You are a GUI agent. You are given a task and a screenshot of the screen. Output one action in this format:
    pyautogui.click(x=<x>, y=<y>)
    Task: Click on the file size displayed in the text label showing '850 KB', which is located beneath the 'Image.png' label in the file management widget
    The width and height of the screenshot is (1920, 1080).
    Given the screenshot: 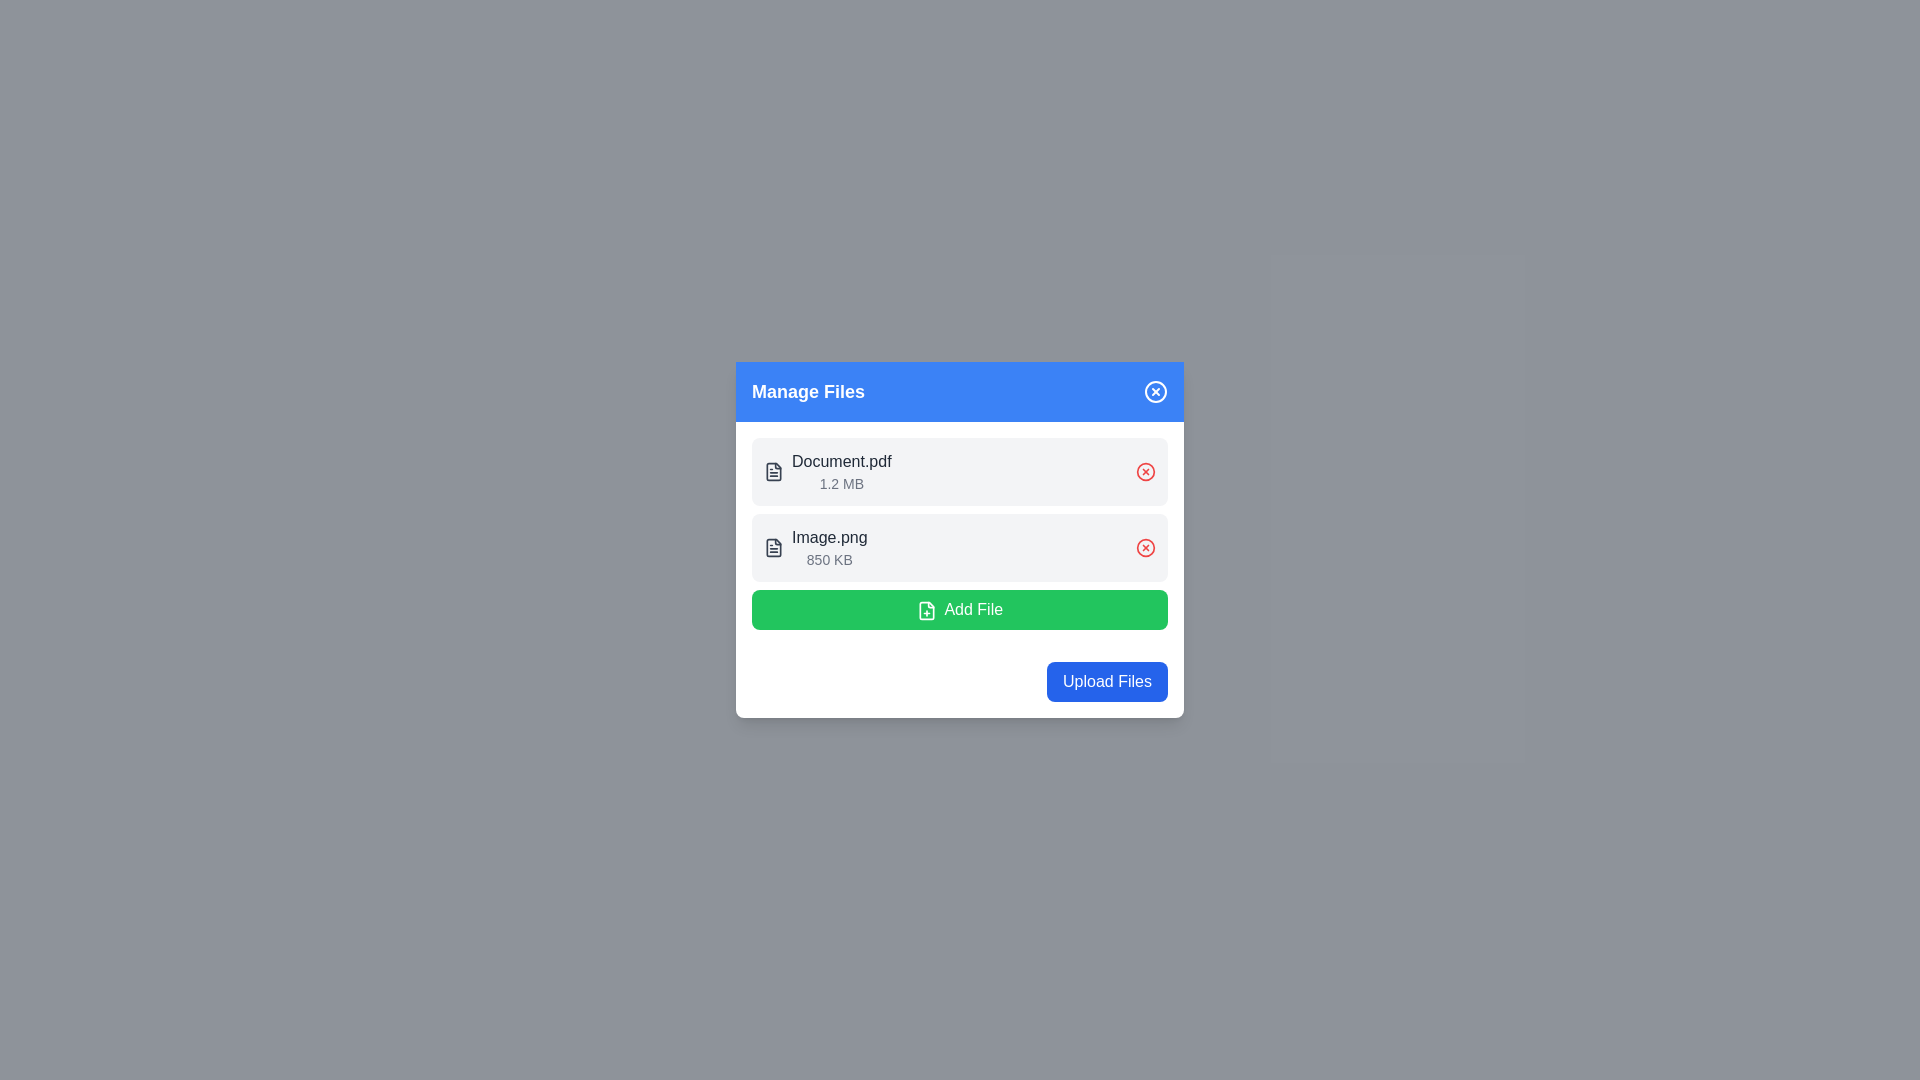 What is the action you would take?
    pyautogui.click(x=829, y=559)
    